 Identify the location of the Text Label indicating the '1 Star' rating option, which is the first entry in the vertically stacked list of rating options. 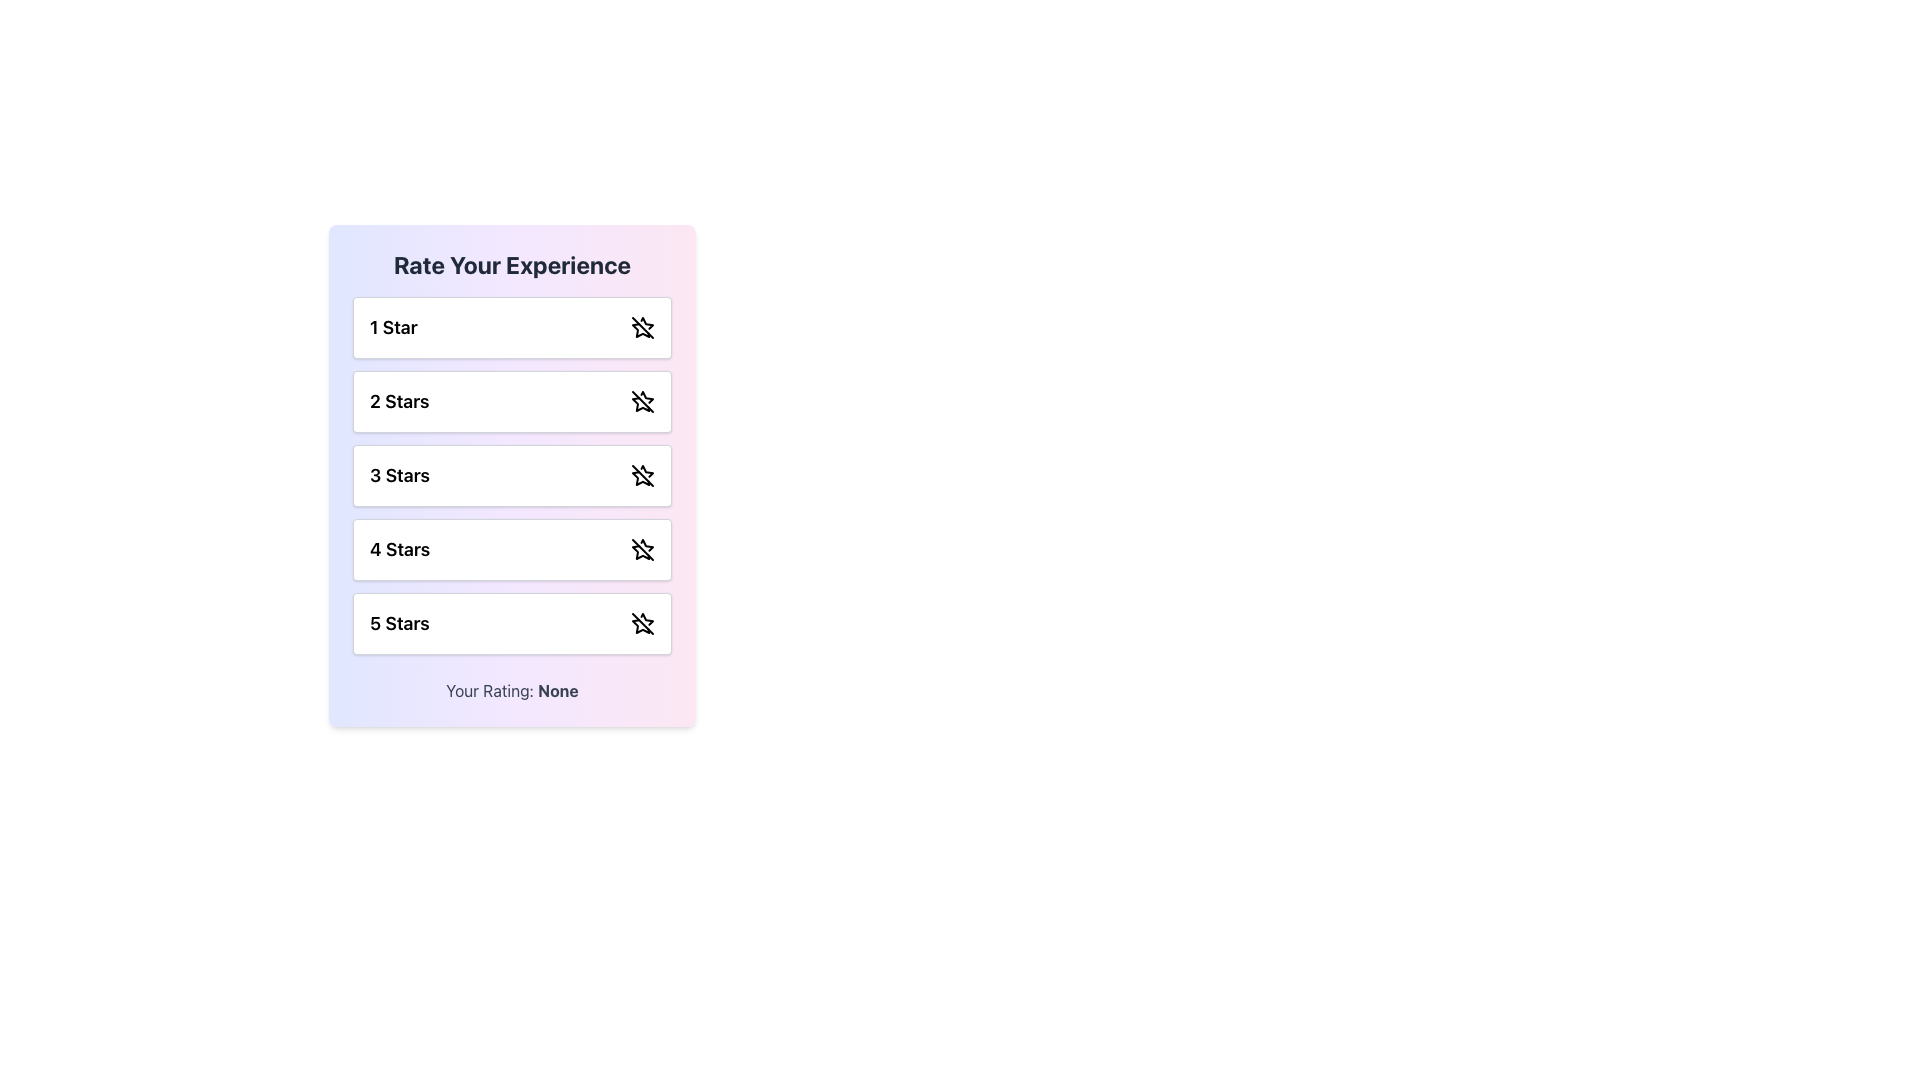
(393, 326).